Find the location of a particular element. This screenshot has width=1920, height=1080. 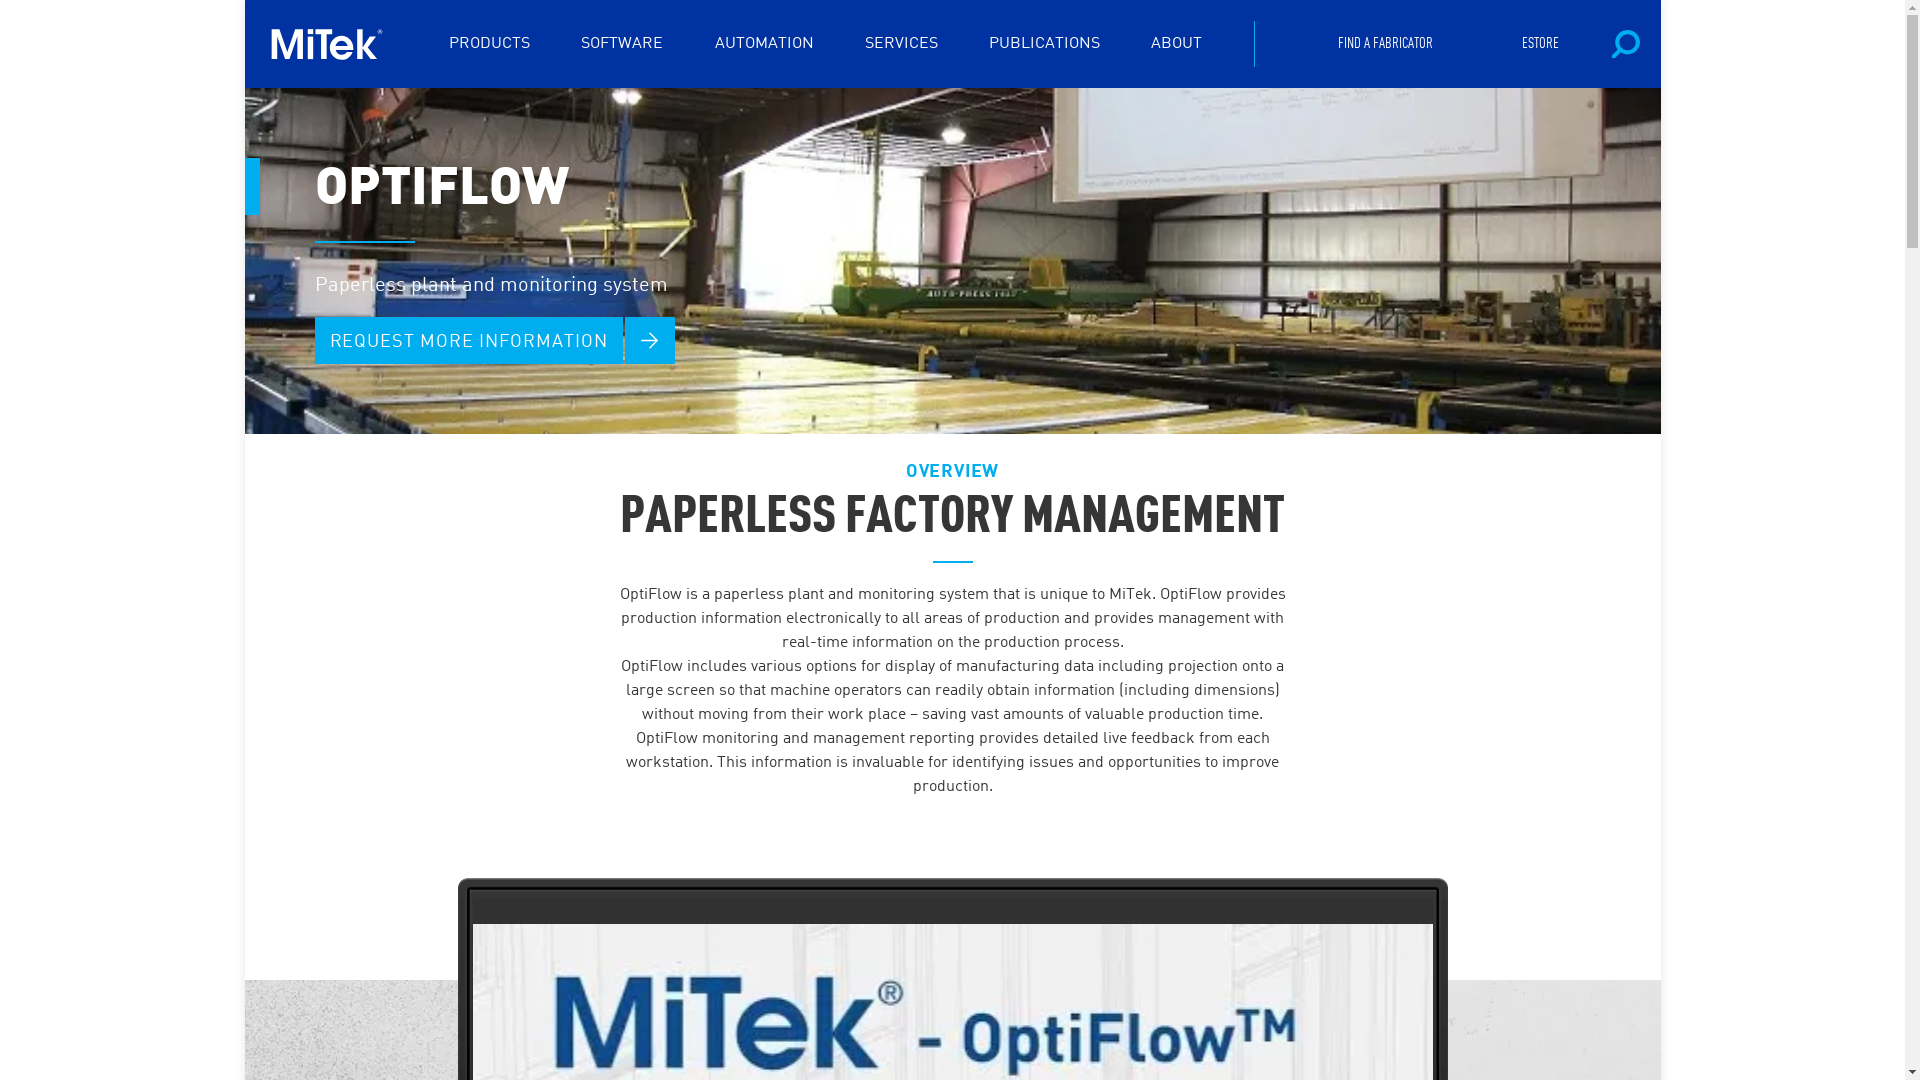

'SERVICES' is located at coordinates (900, 43).